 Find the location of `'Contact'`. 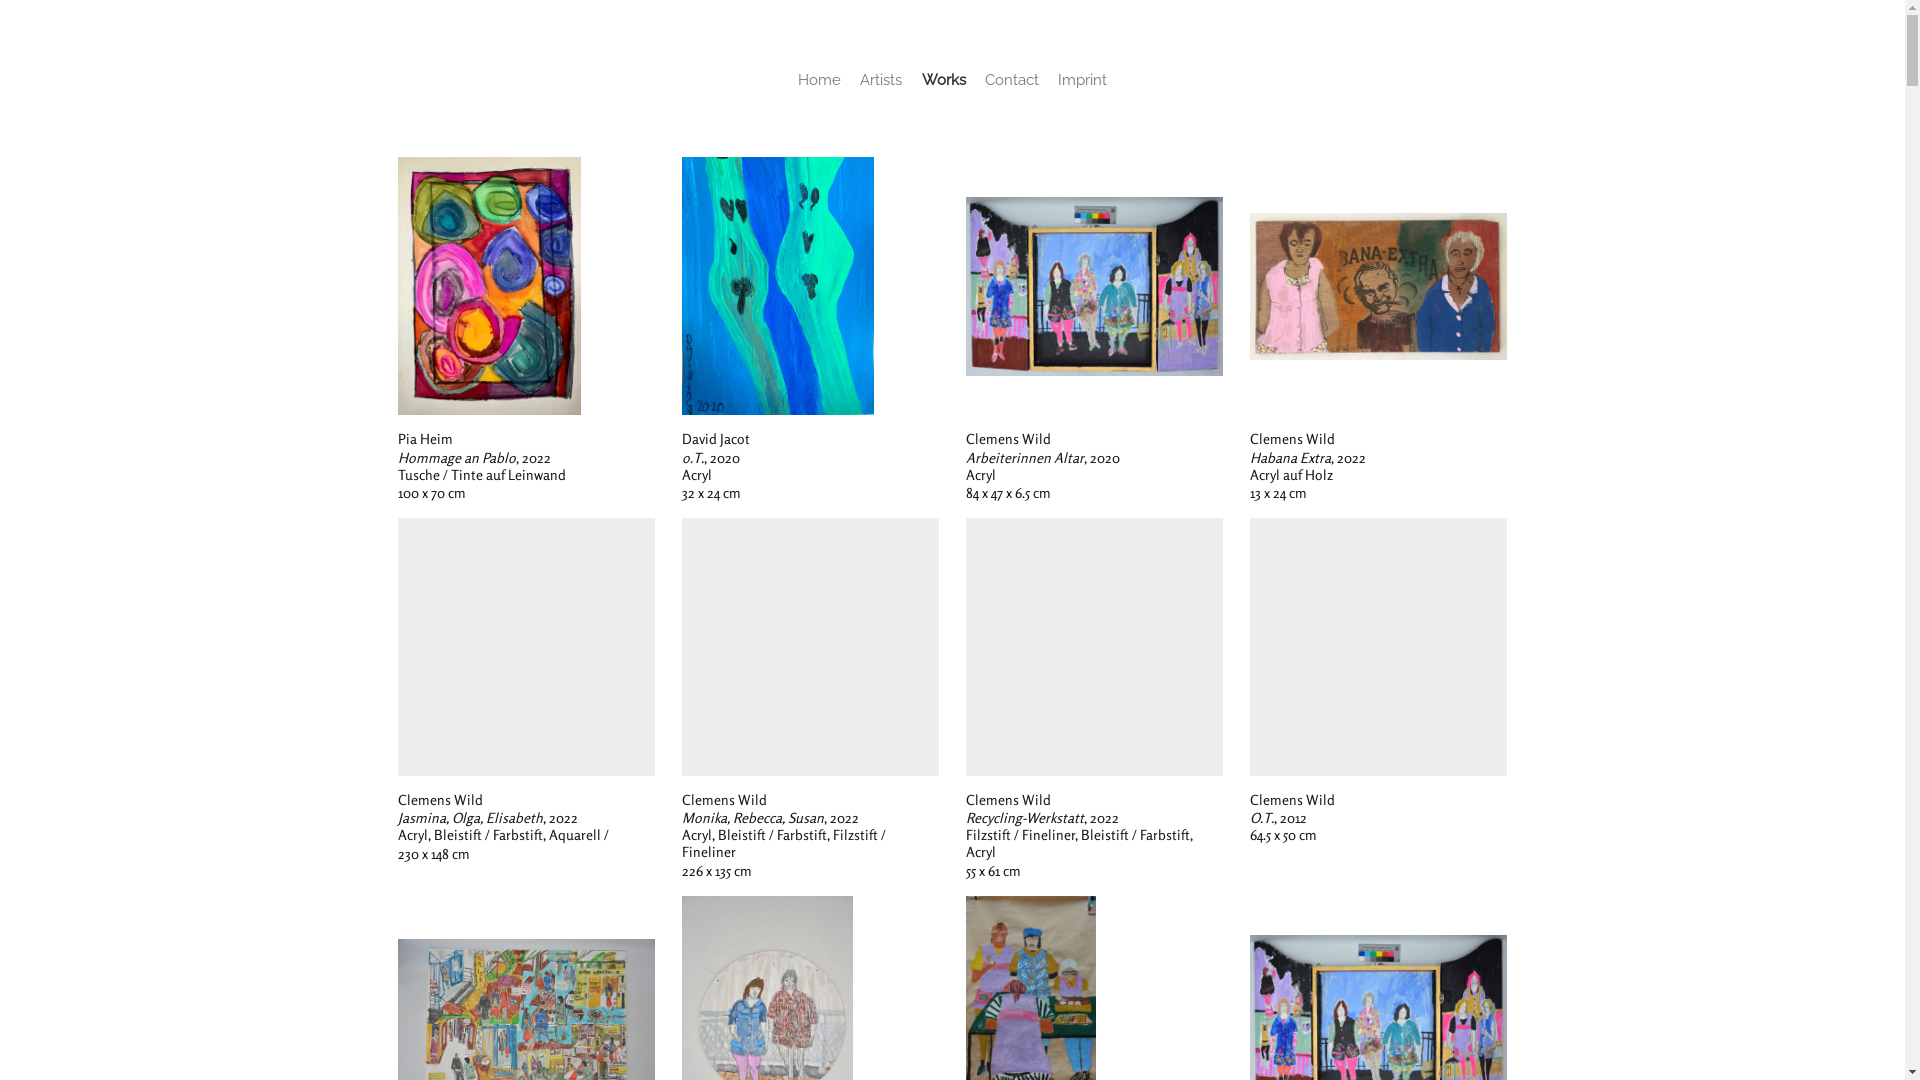

'Contact' is located at coordinates (984, 79).